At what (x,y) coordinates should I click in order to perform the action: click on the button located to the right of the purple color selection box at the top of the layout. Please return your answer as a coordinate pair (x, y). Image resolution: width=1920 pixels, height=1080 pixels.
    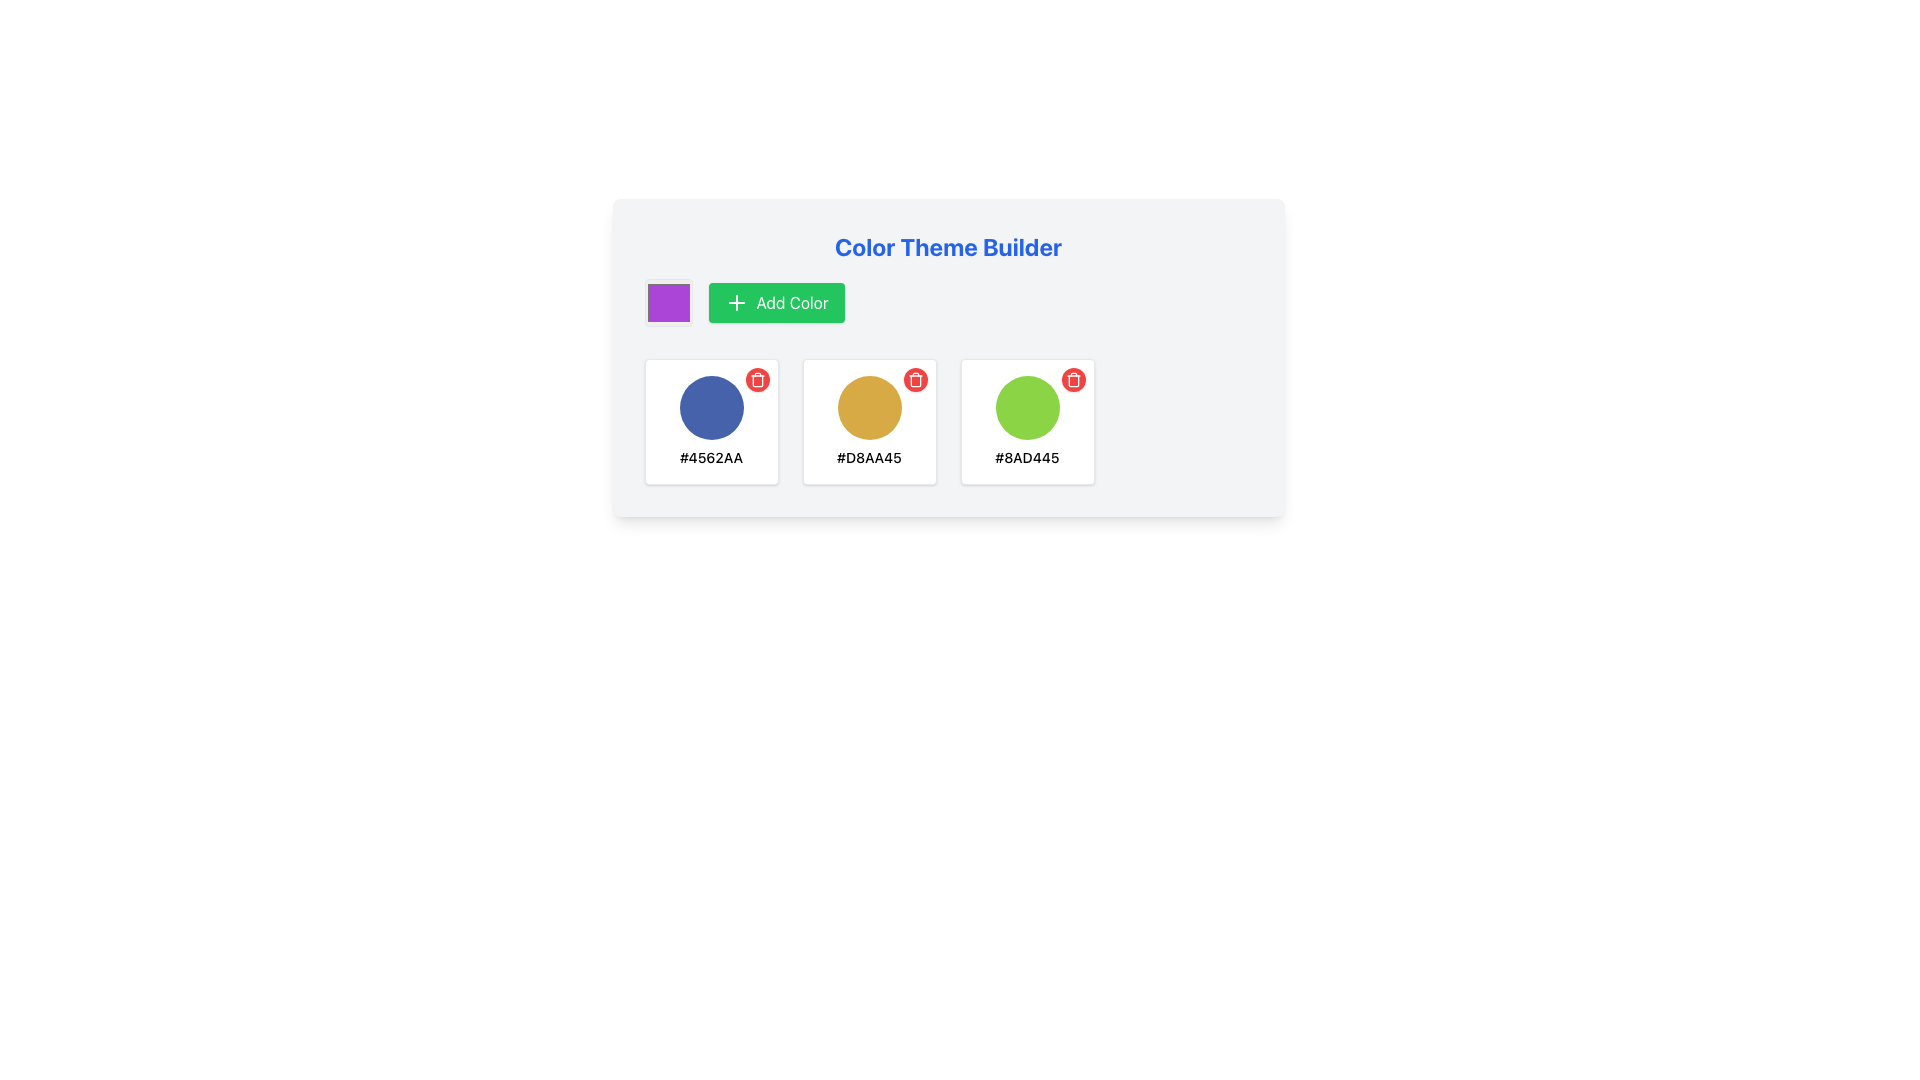
    Looking at the image, I should click on (775, 303).